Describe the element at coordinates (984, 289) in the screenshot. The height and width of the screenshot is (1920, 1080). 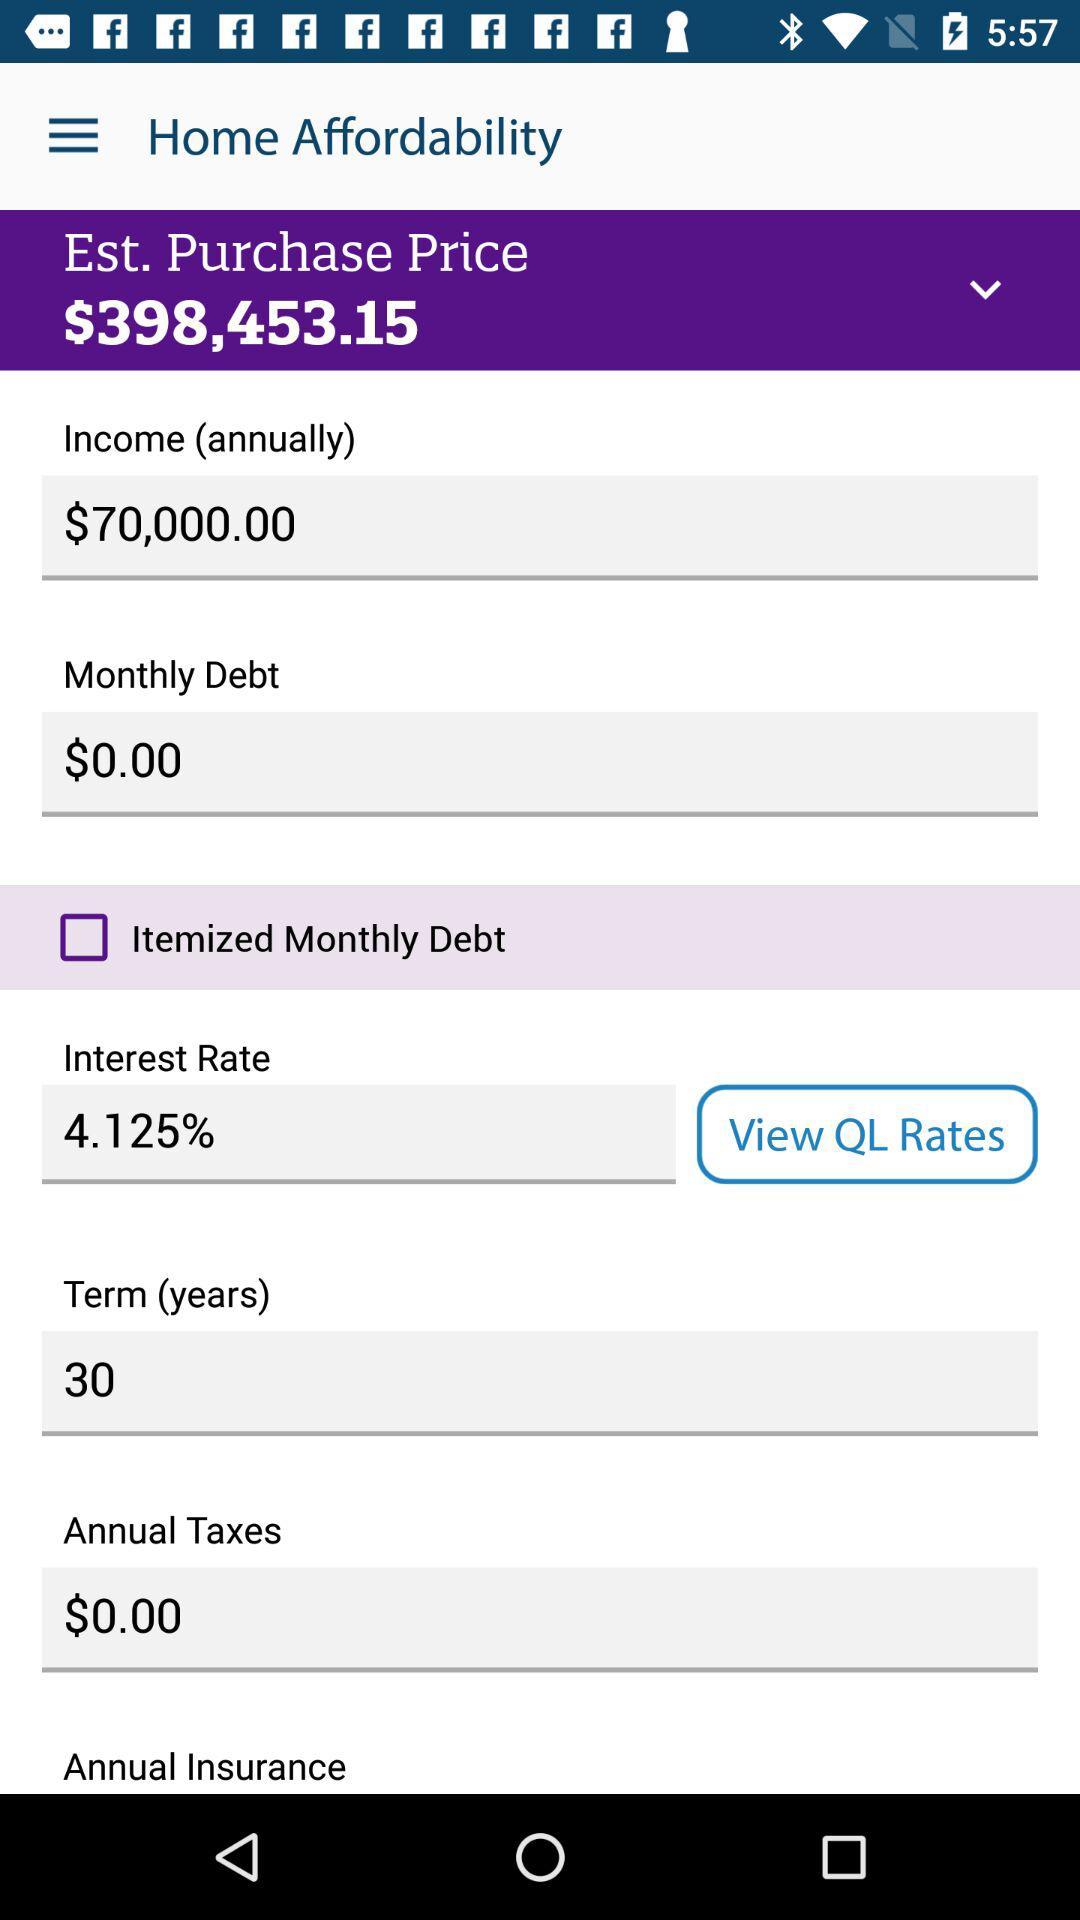
I see `icon next to est. purchase price` at that location.